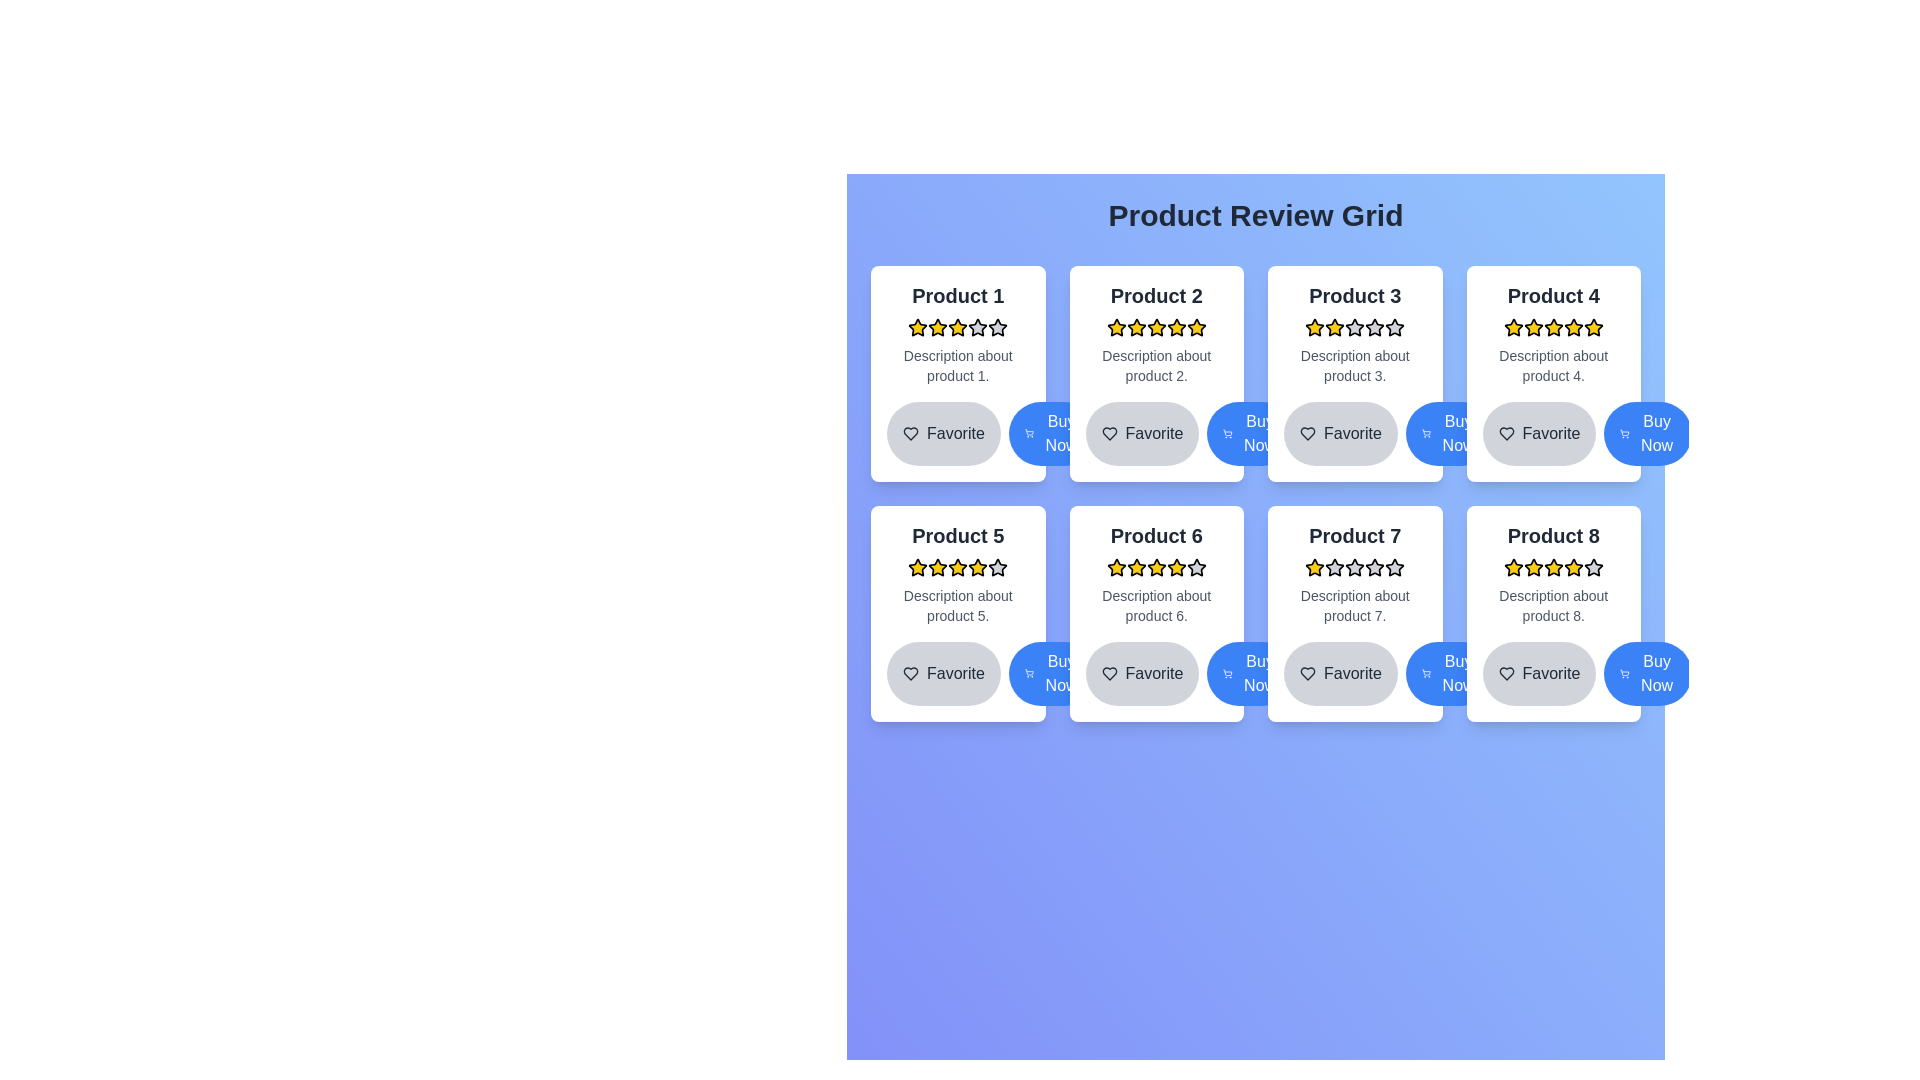 This screenshot has width=1920, height=1080. I want to click on the Rating Icon (Star) that visually represents the user's rating for Product 6 in the second row, third column of the review grid, so click(1196, 567).